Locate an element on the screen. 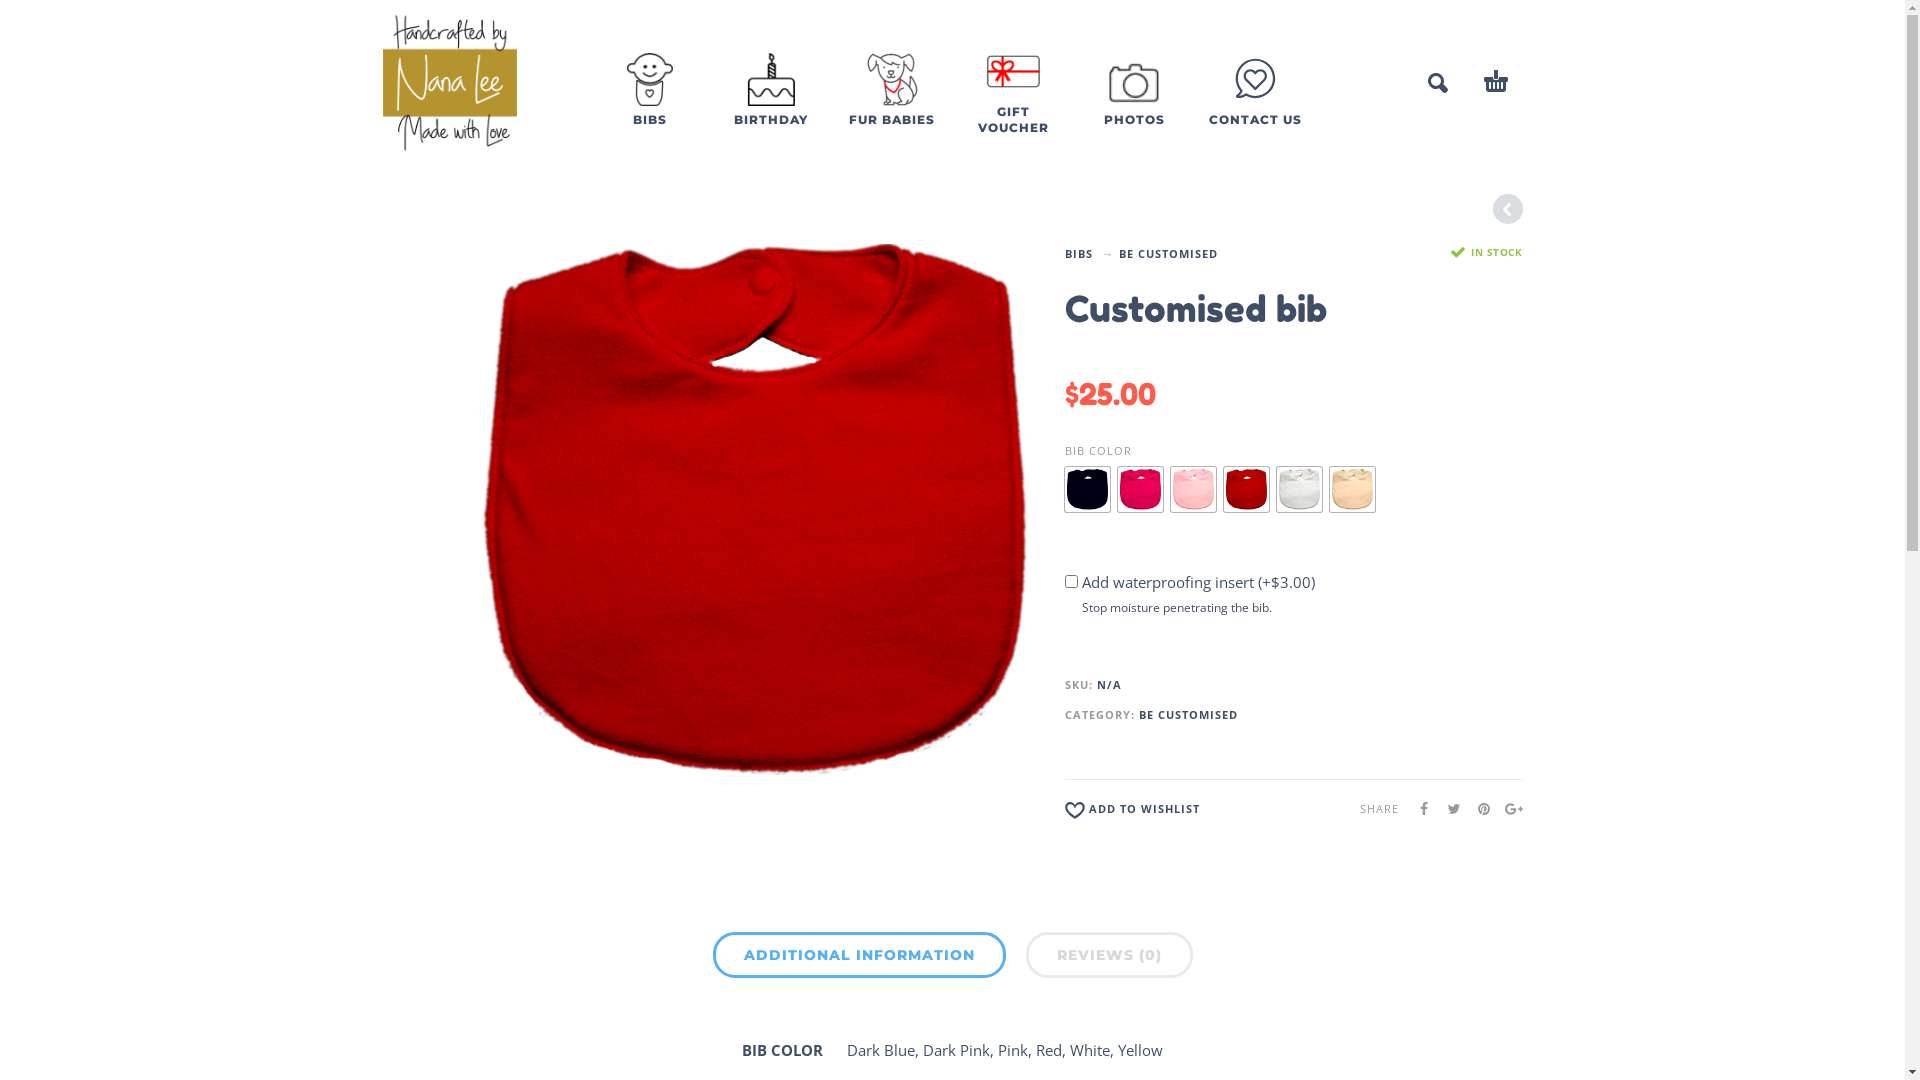 Image resolution: width=1920 pixels, height=1080 pixels. 'BIBS' is located at coordinates (650, 106).